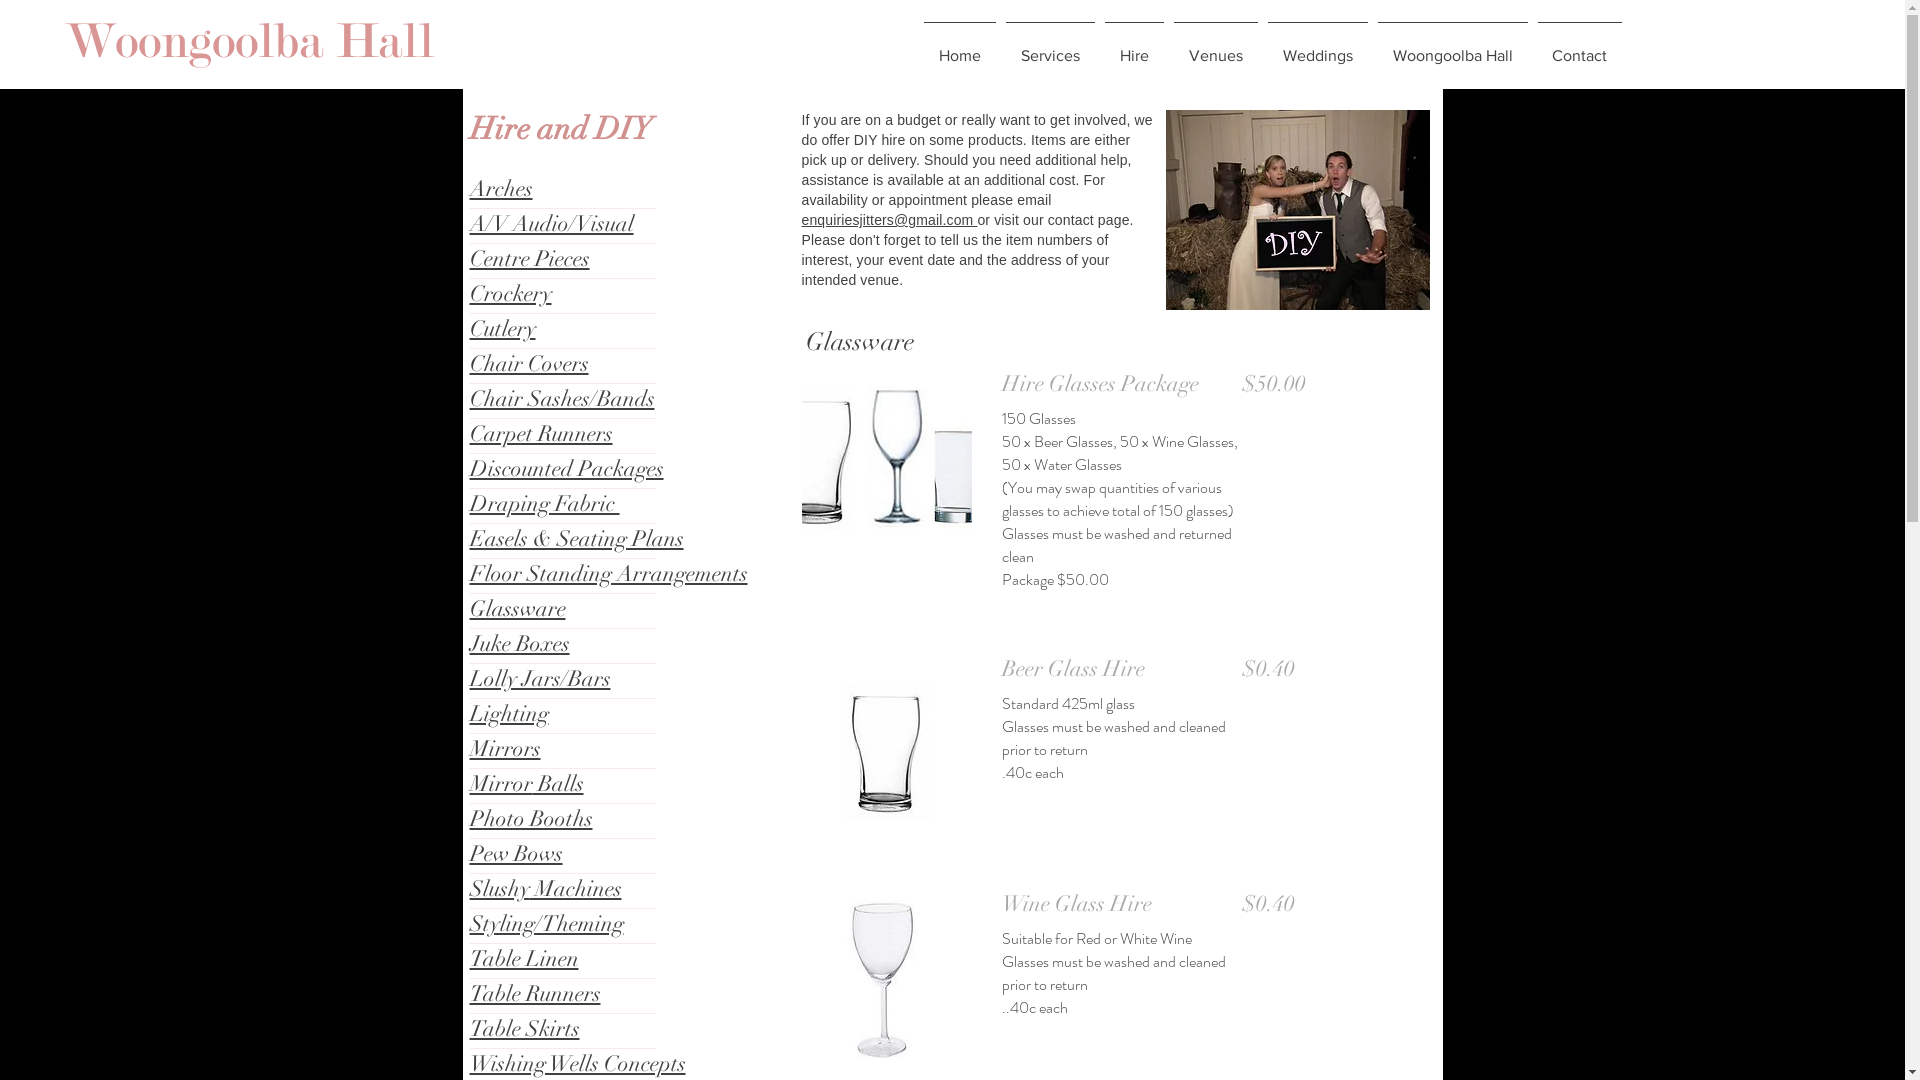 This screenshot has width=1920, height=1080. Describe the element at coordinates (527, 782) in the screenshot. I see `'Mirror Balls'` at that location.